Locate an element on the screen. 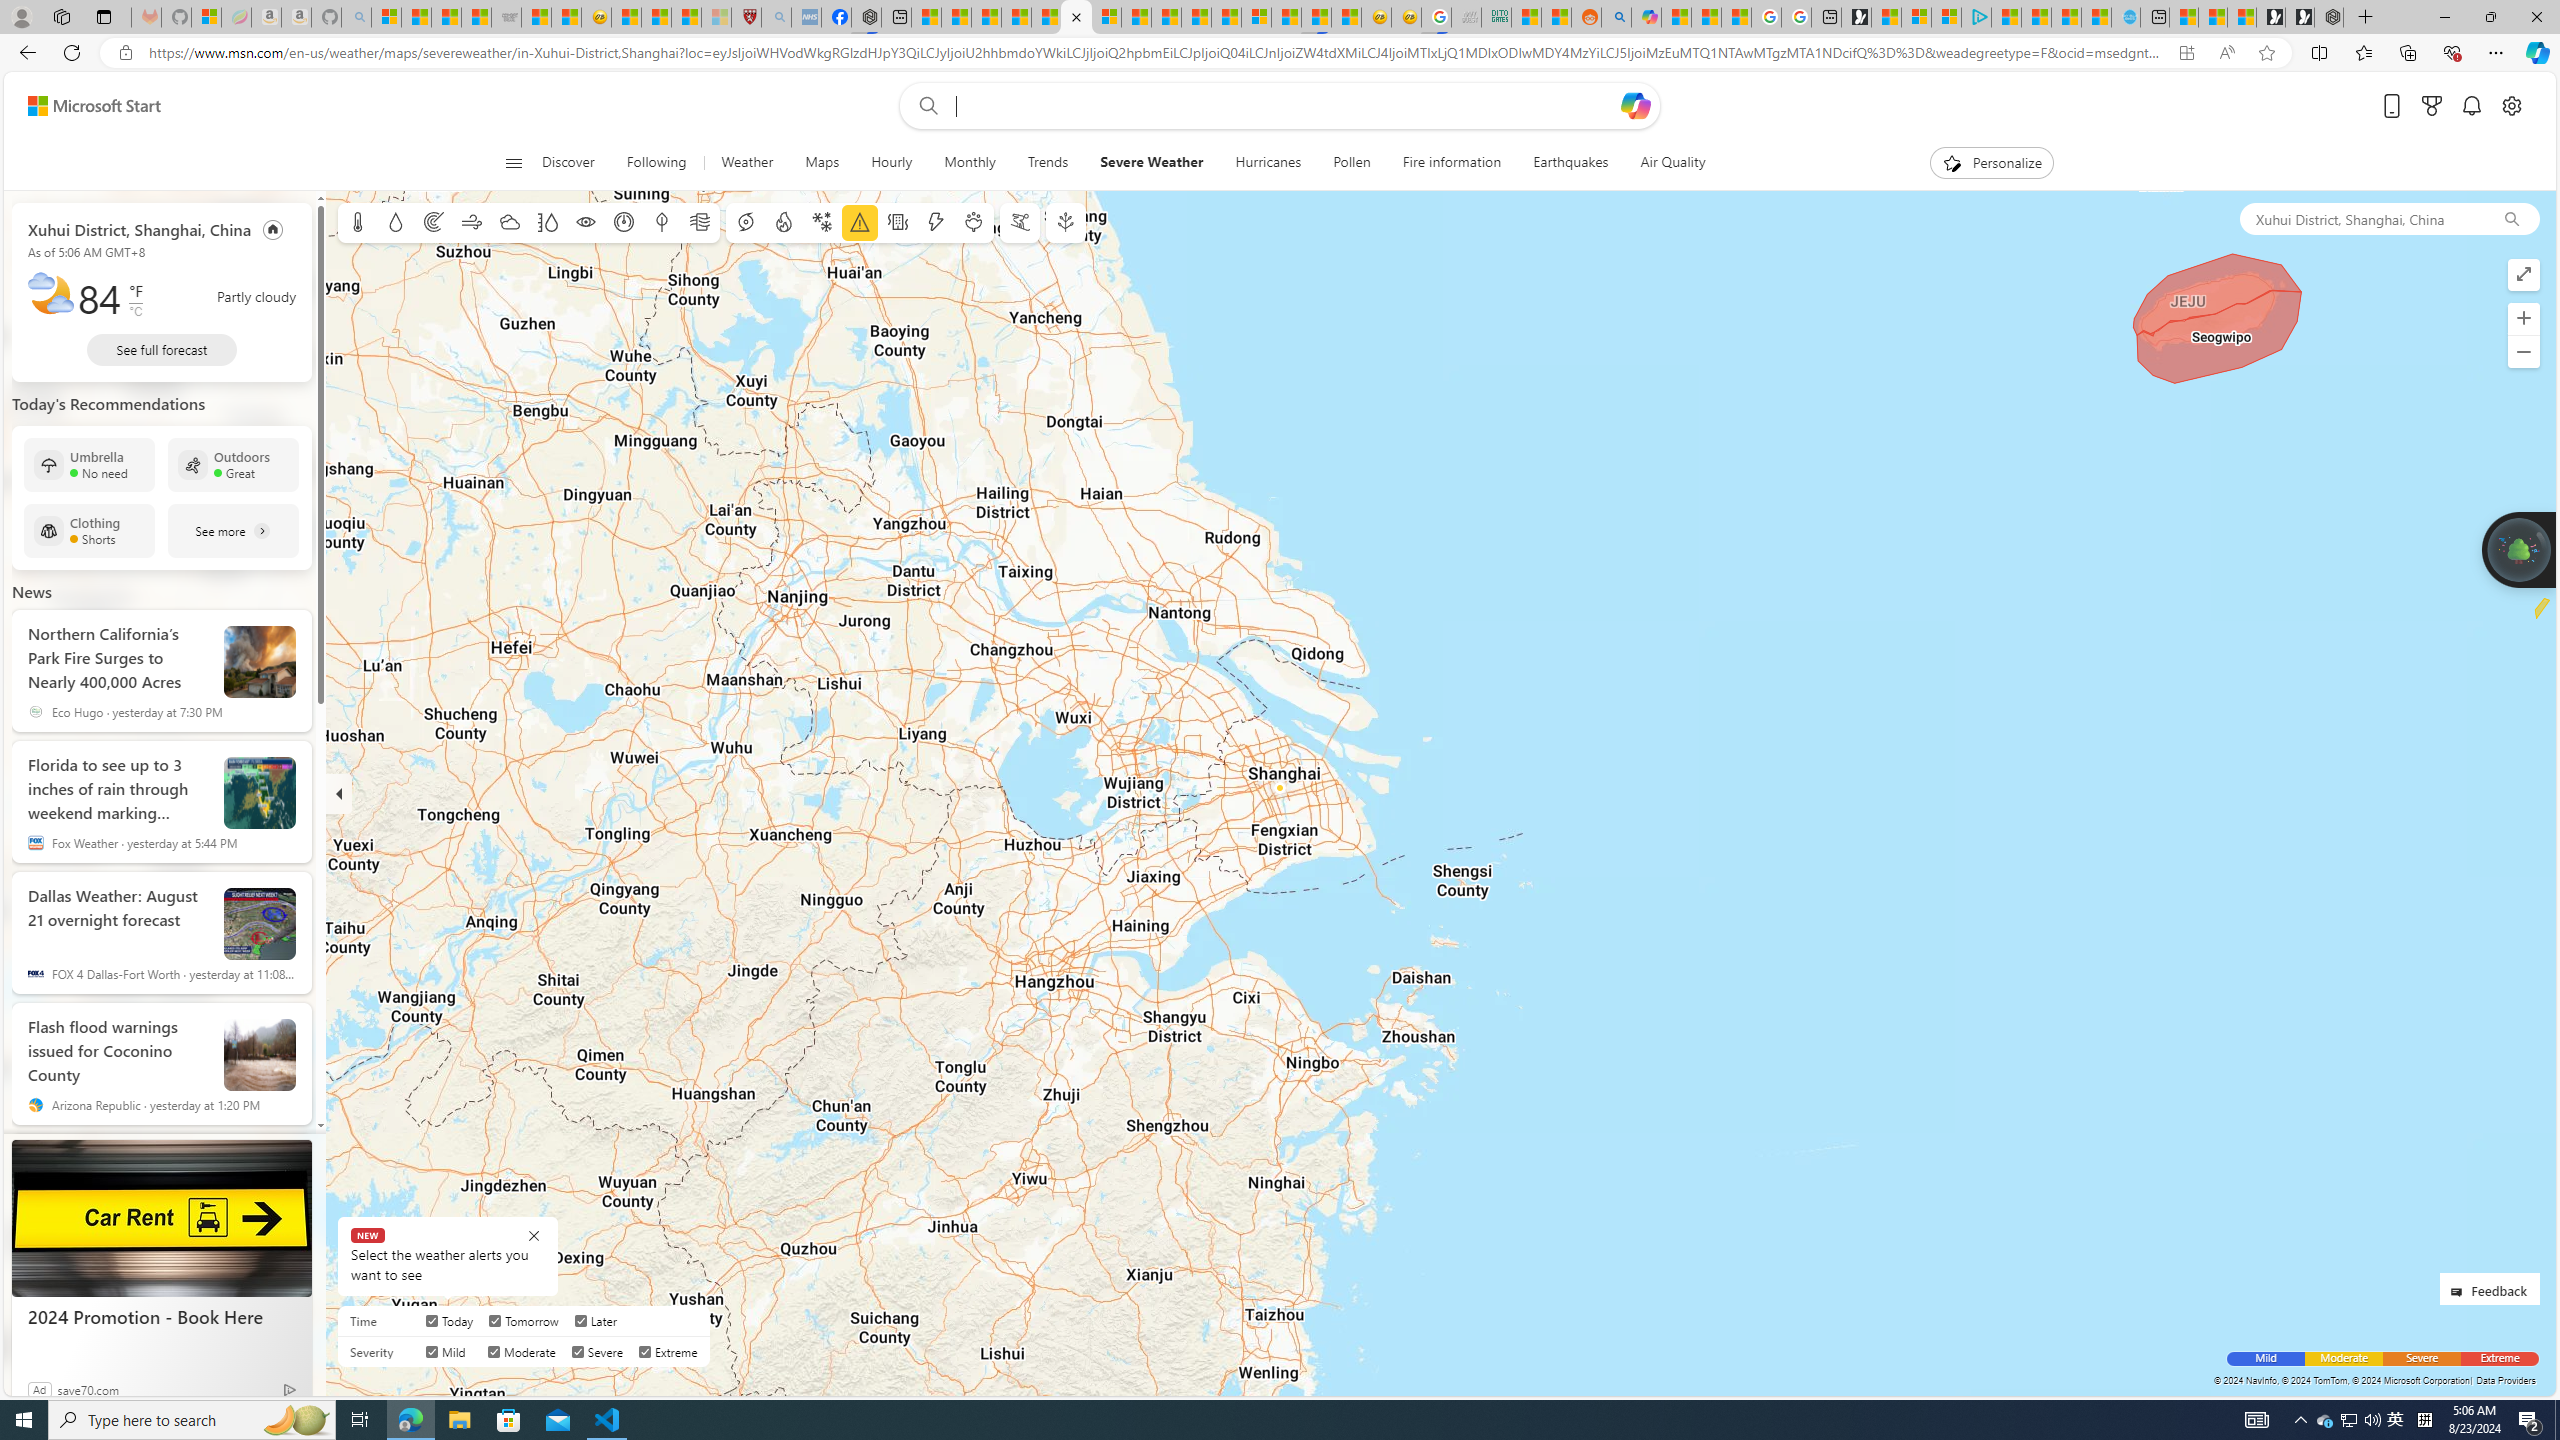  'Air Quality' is located at coordinates (1671, 162).